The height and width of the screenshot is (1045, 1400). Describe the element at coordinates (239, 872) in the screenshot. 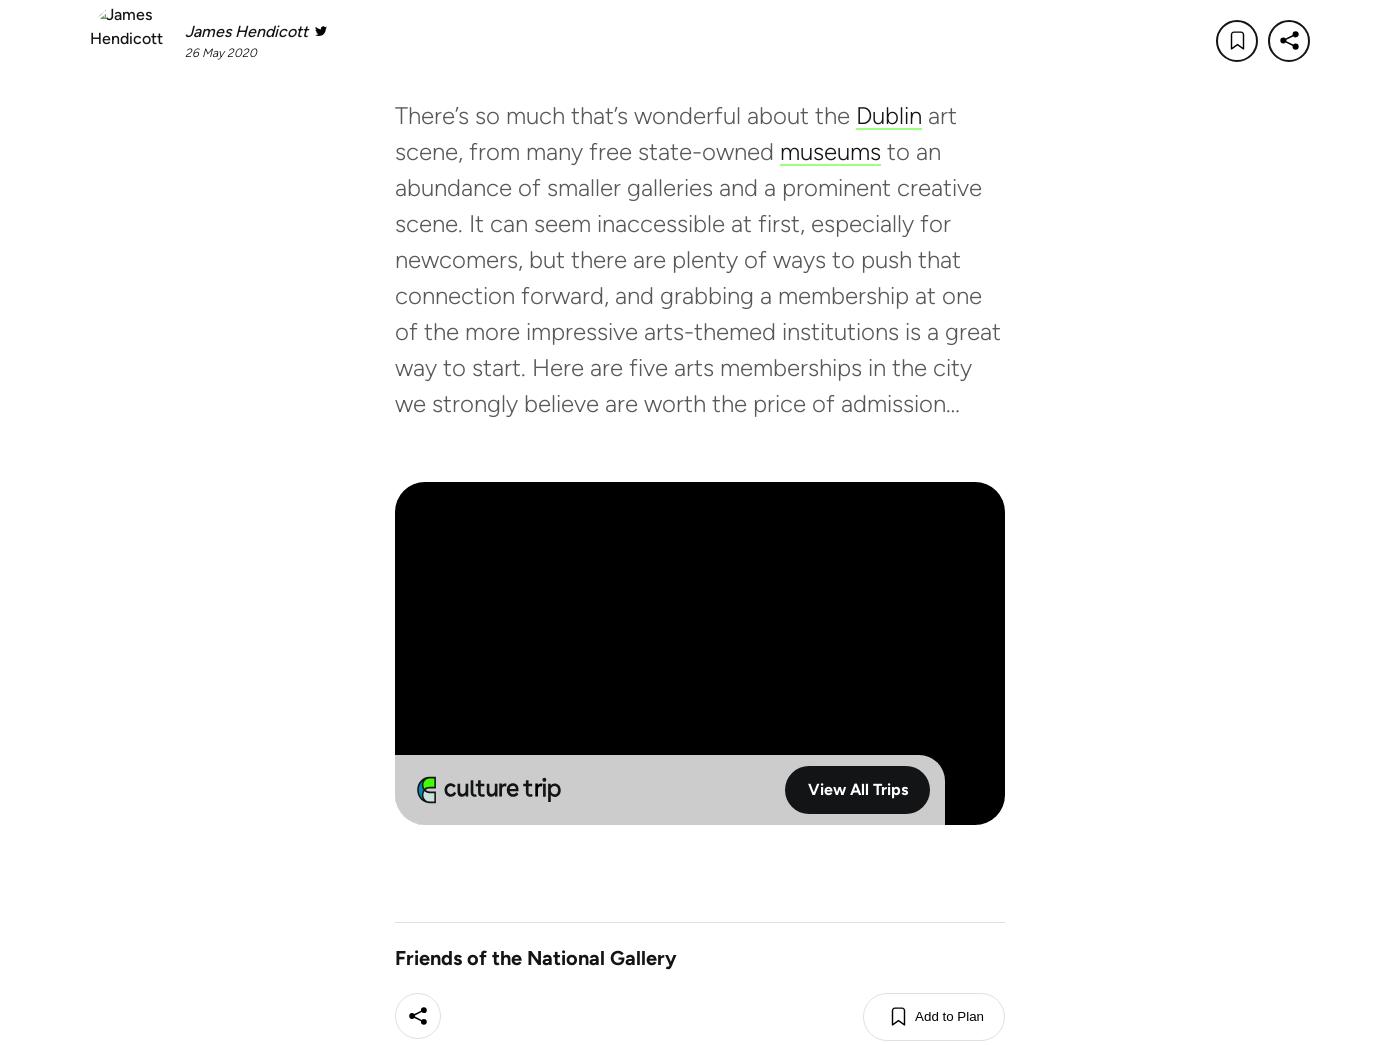

I see `'Bahamas'` at that location.